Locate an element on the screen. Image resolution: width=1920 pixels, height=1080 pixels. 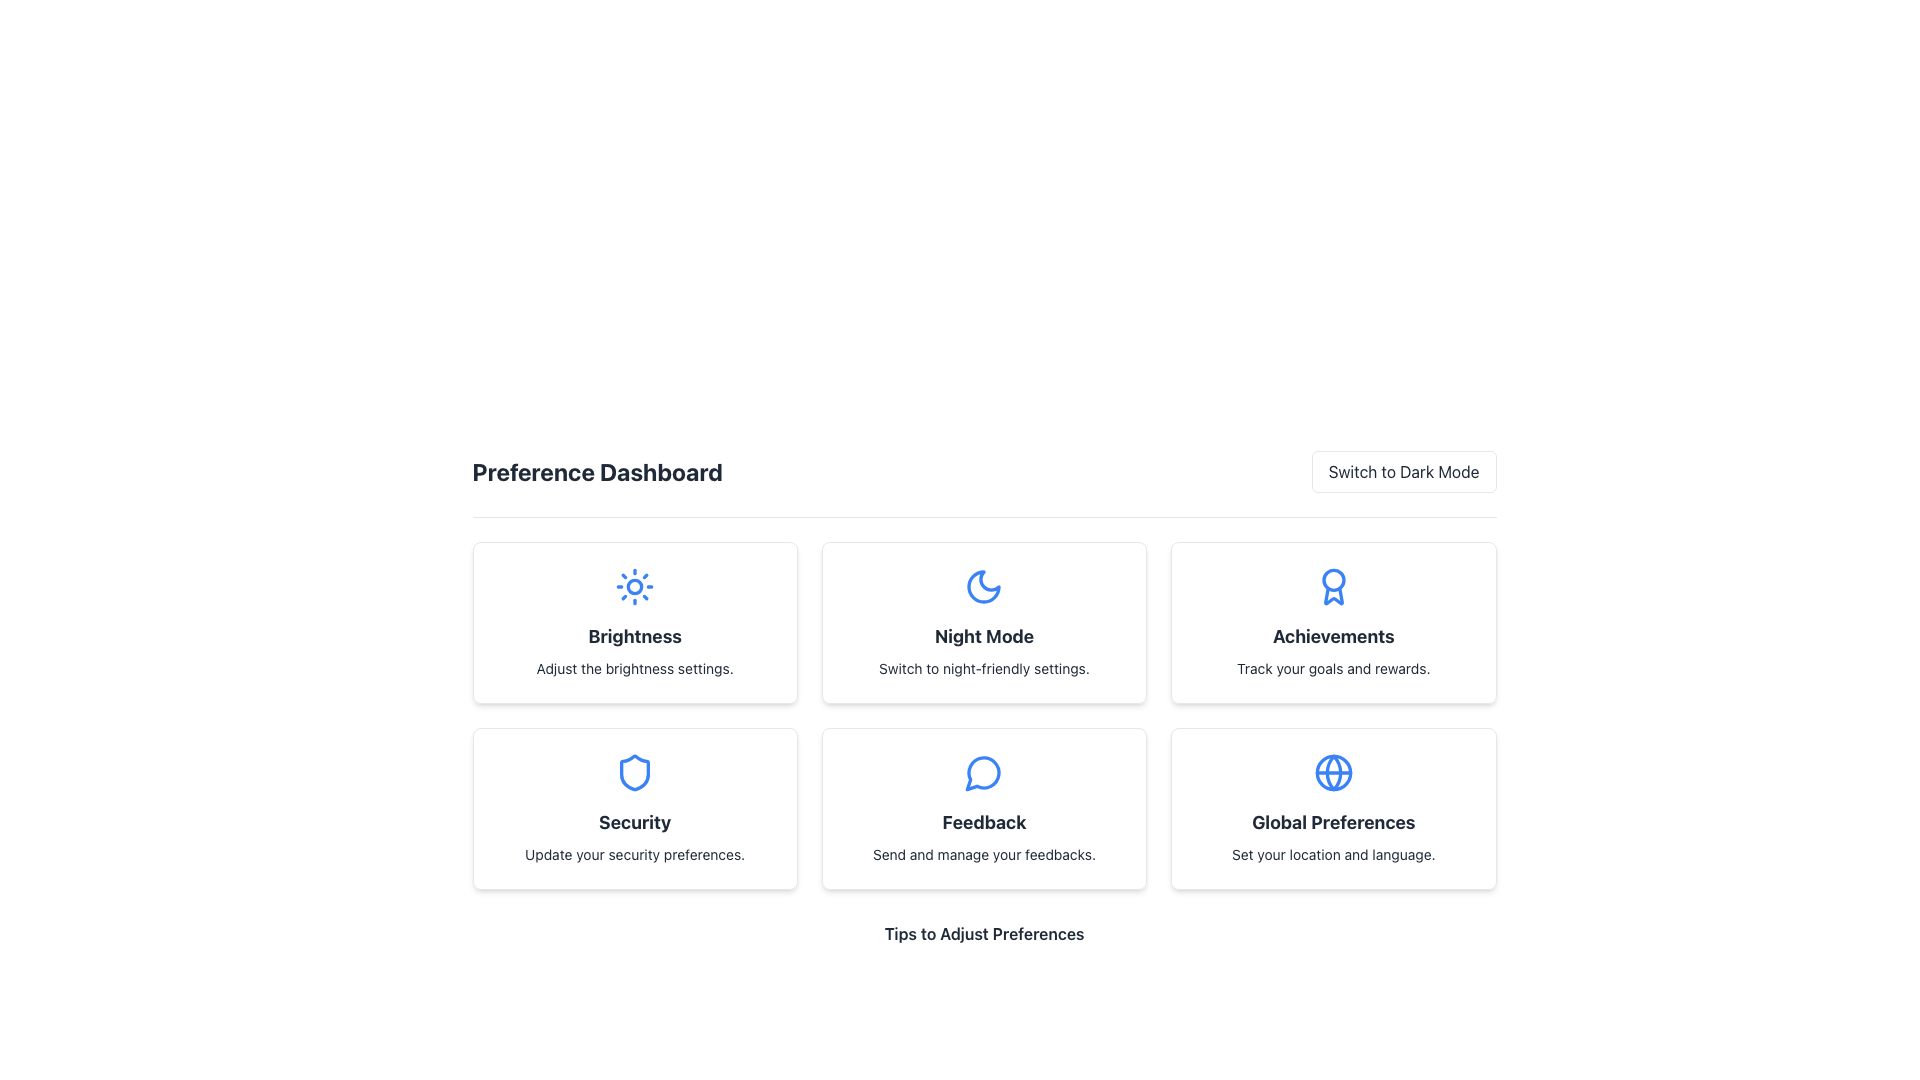
textual guide located beneath the preference options and labeled 'Tips to Adjust Preferences.' This is the last item in the vertical list of tips is located at coordinates (996, 1022).